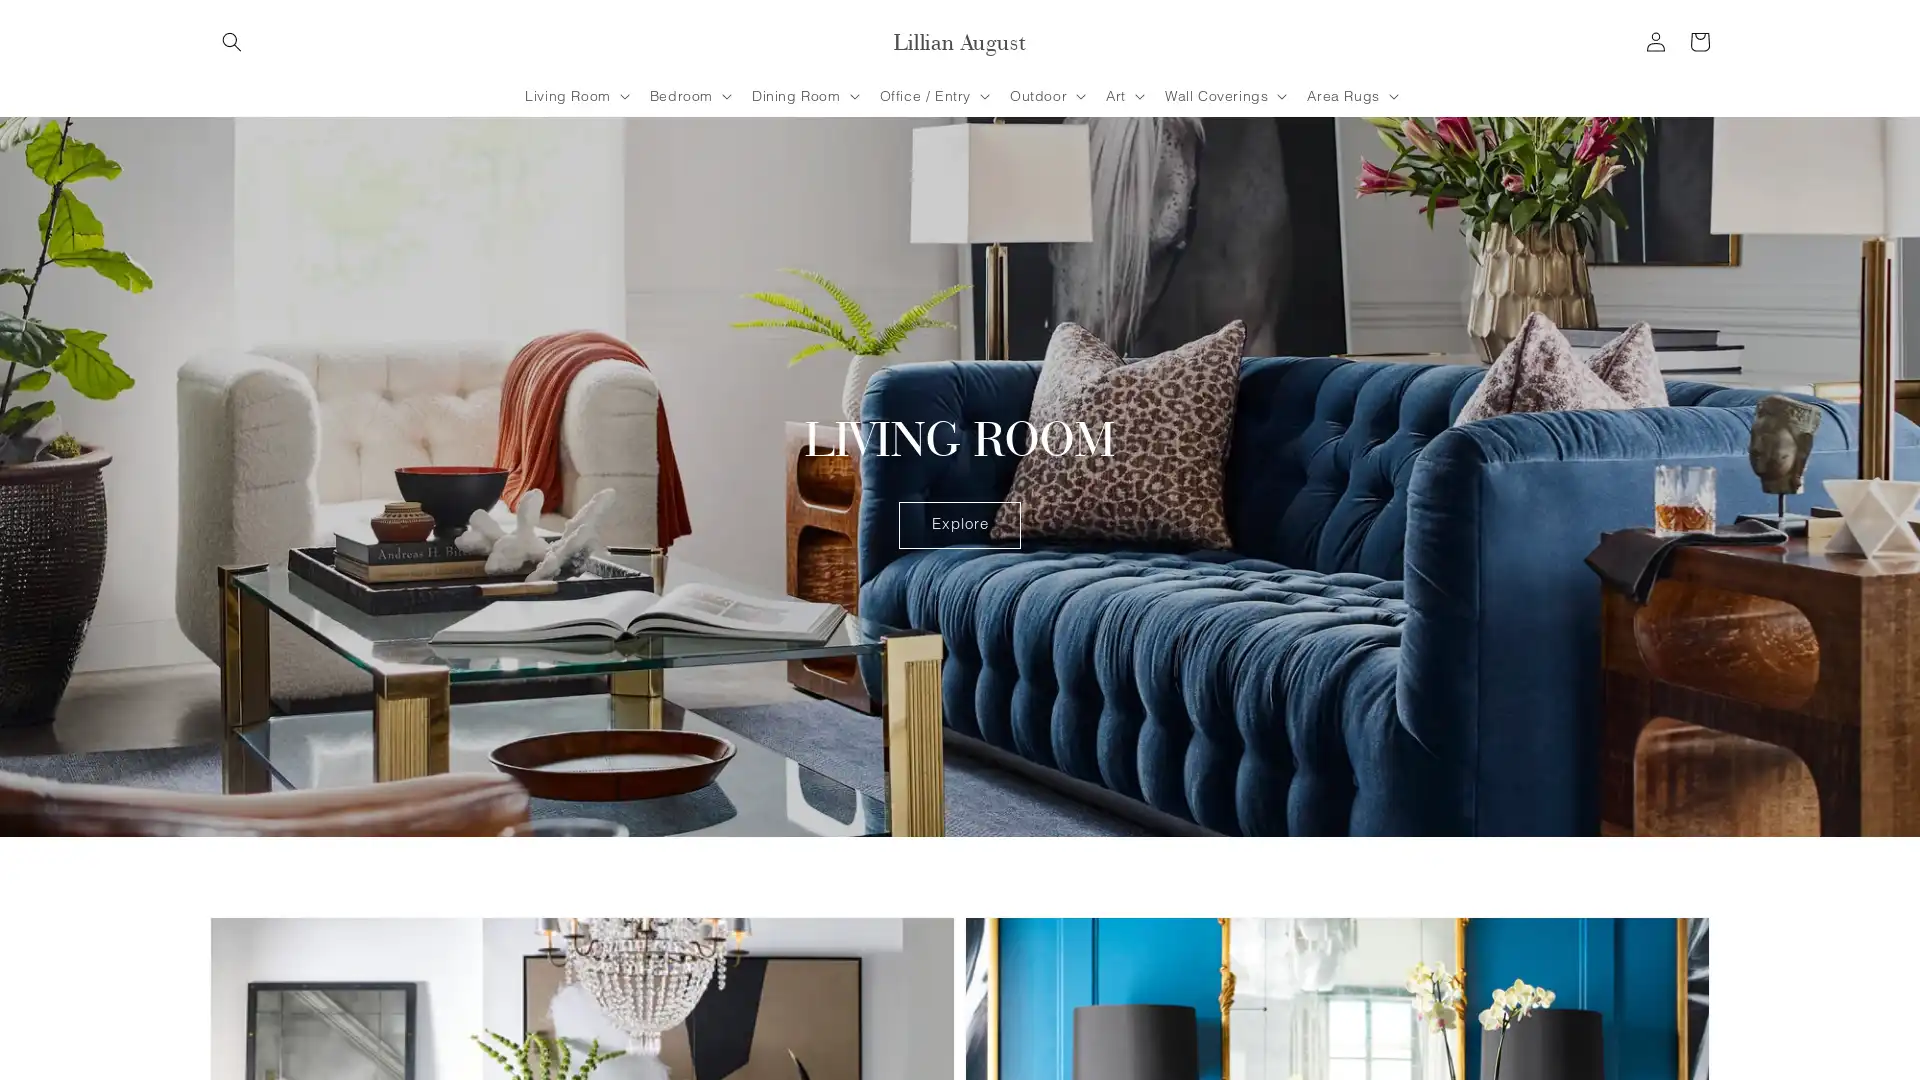 The image size is (1920, 1080). What do you see at coordinates (931, 95) in the screenshot?
I see `Office / Entry` at bounding box center [931, 95].